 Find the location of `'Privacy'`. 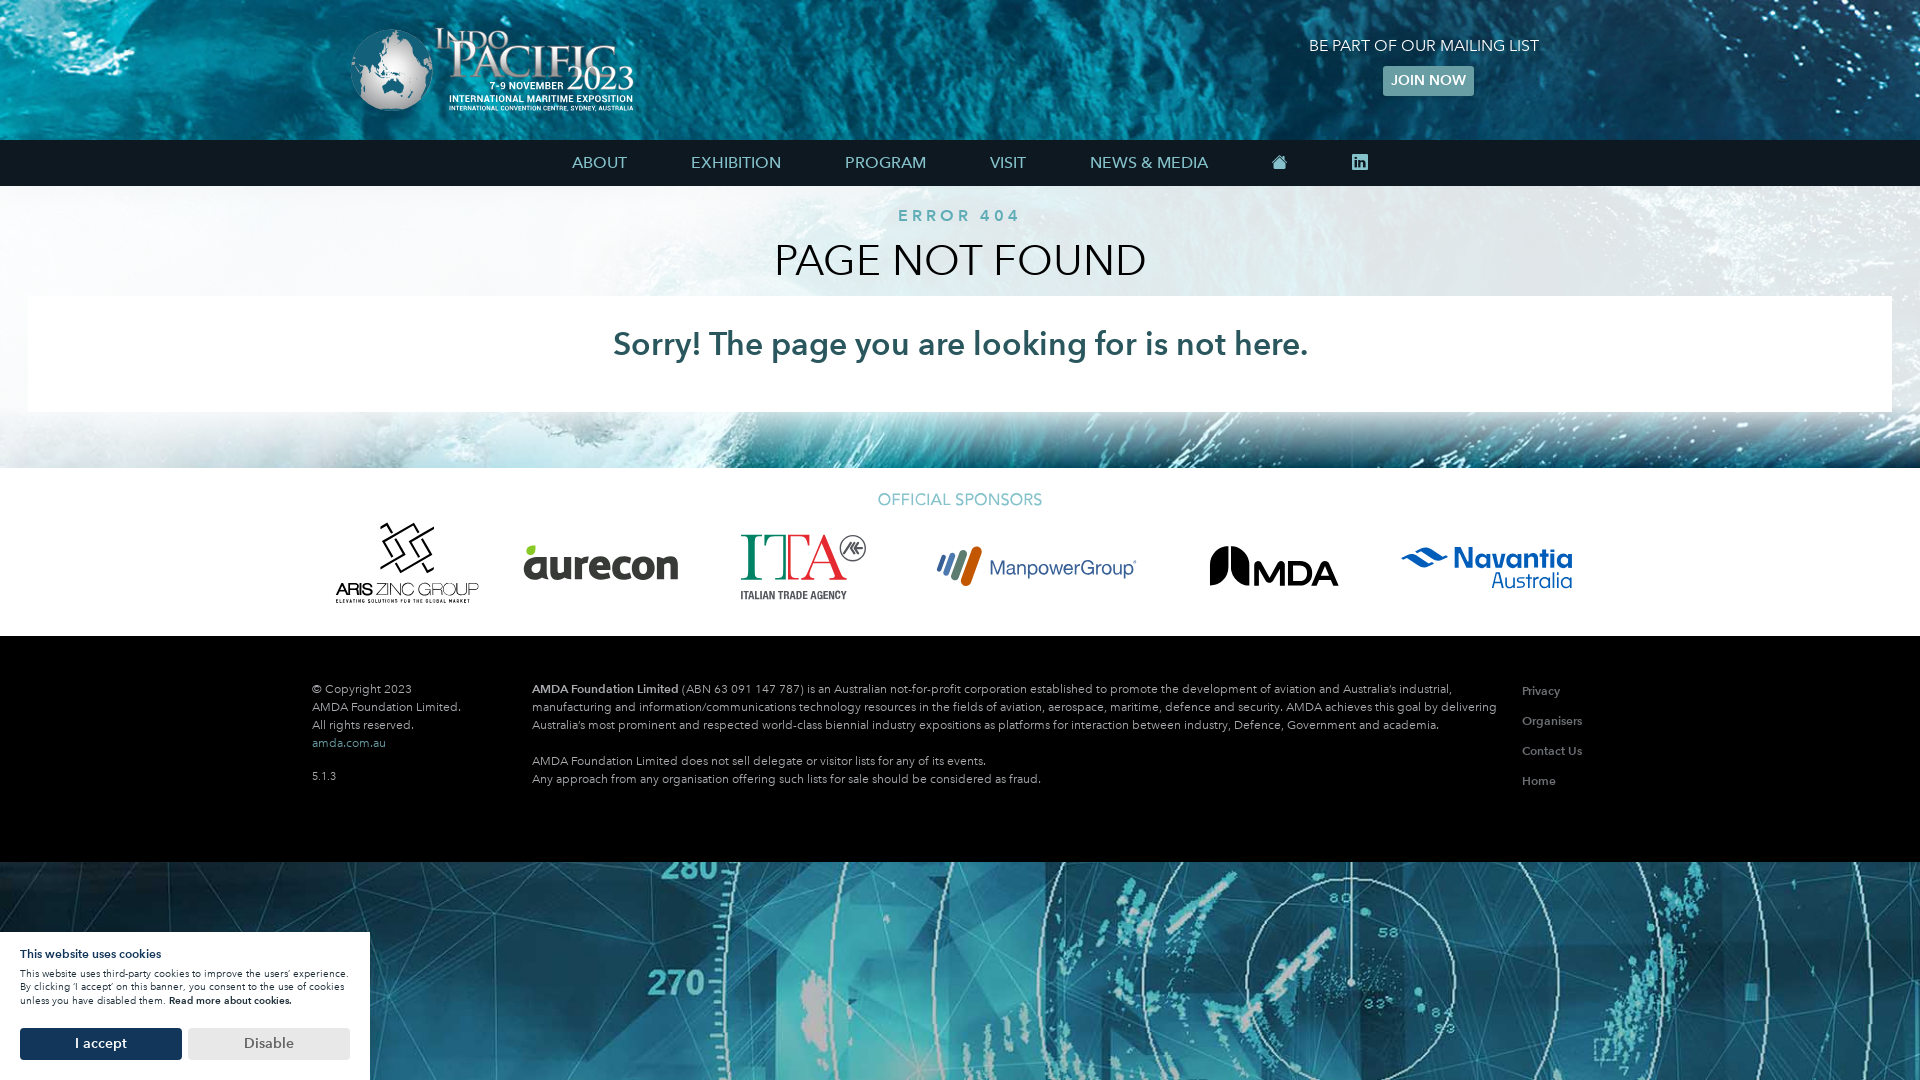

'Privacy' is located at coordinates (1539, 689).